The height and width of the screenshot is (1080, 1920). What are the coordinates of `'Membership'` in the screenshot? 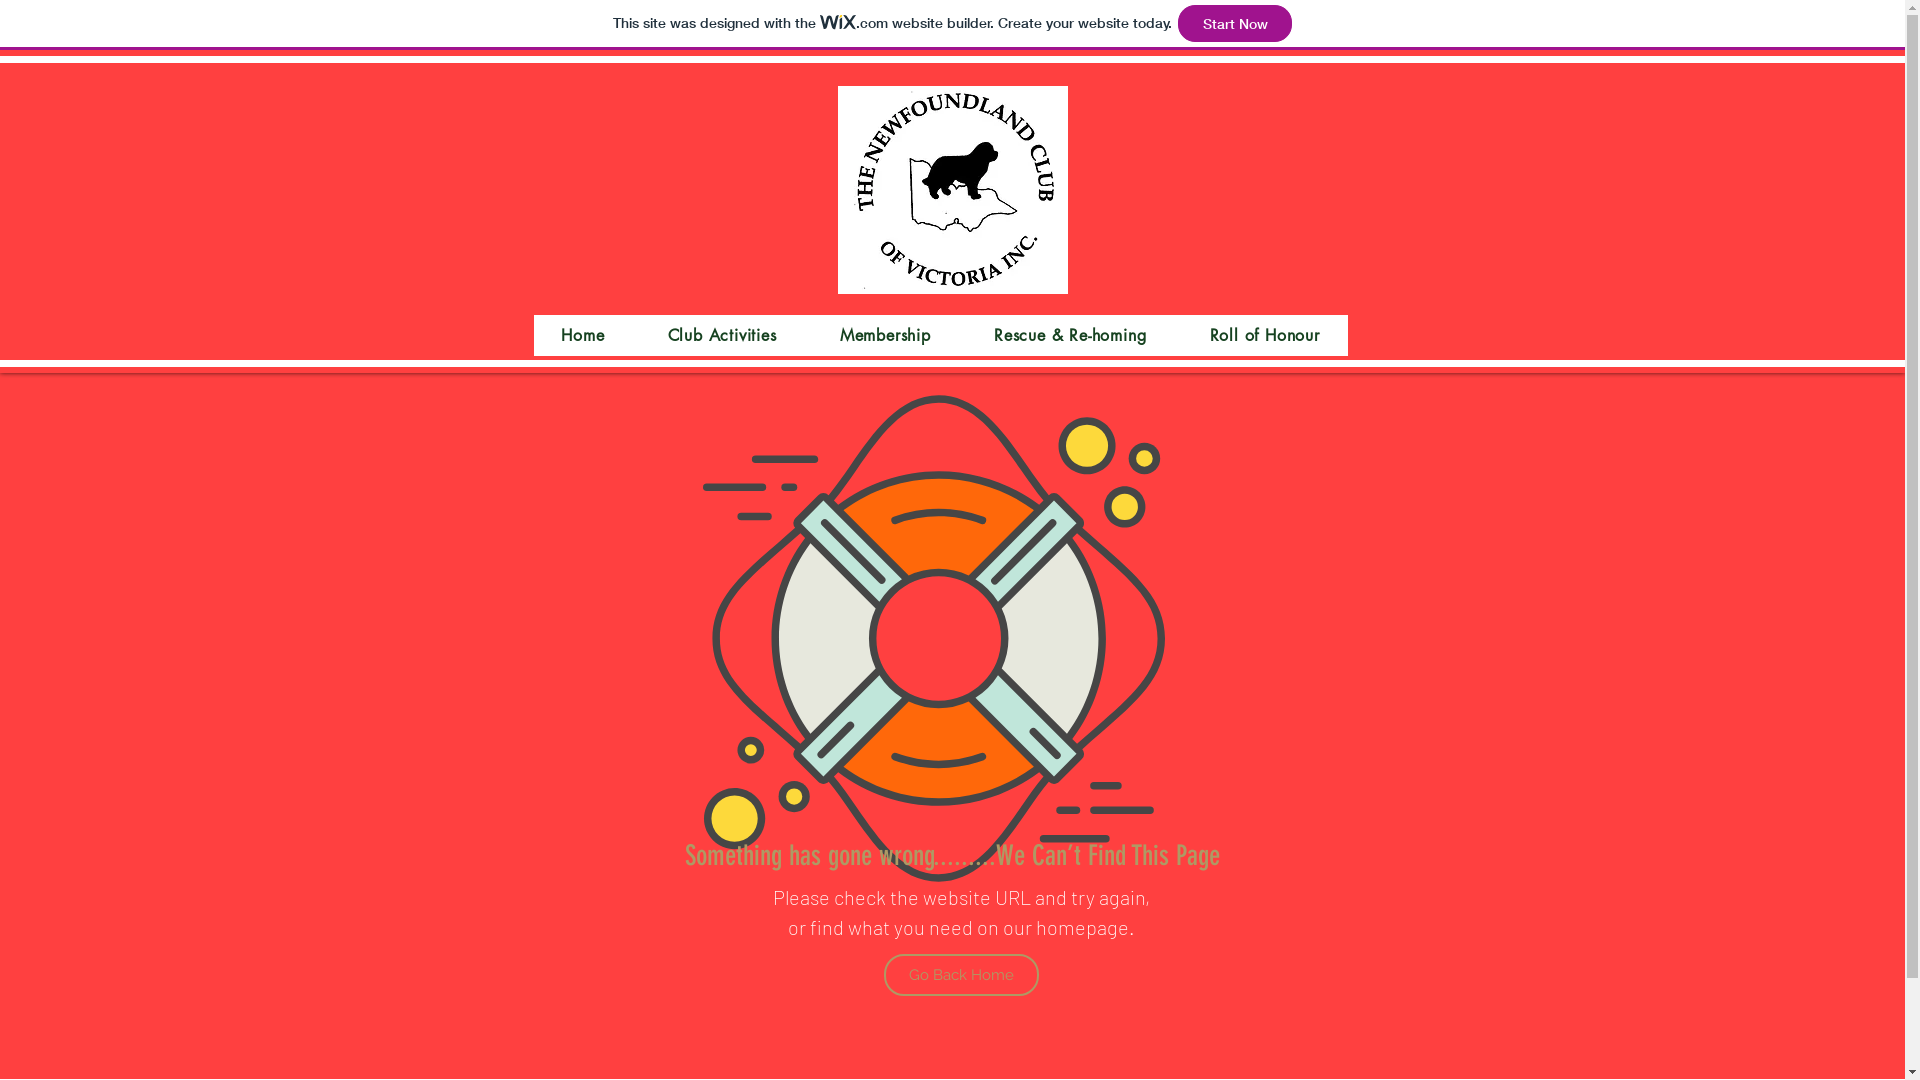 It's located at (811, 334).